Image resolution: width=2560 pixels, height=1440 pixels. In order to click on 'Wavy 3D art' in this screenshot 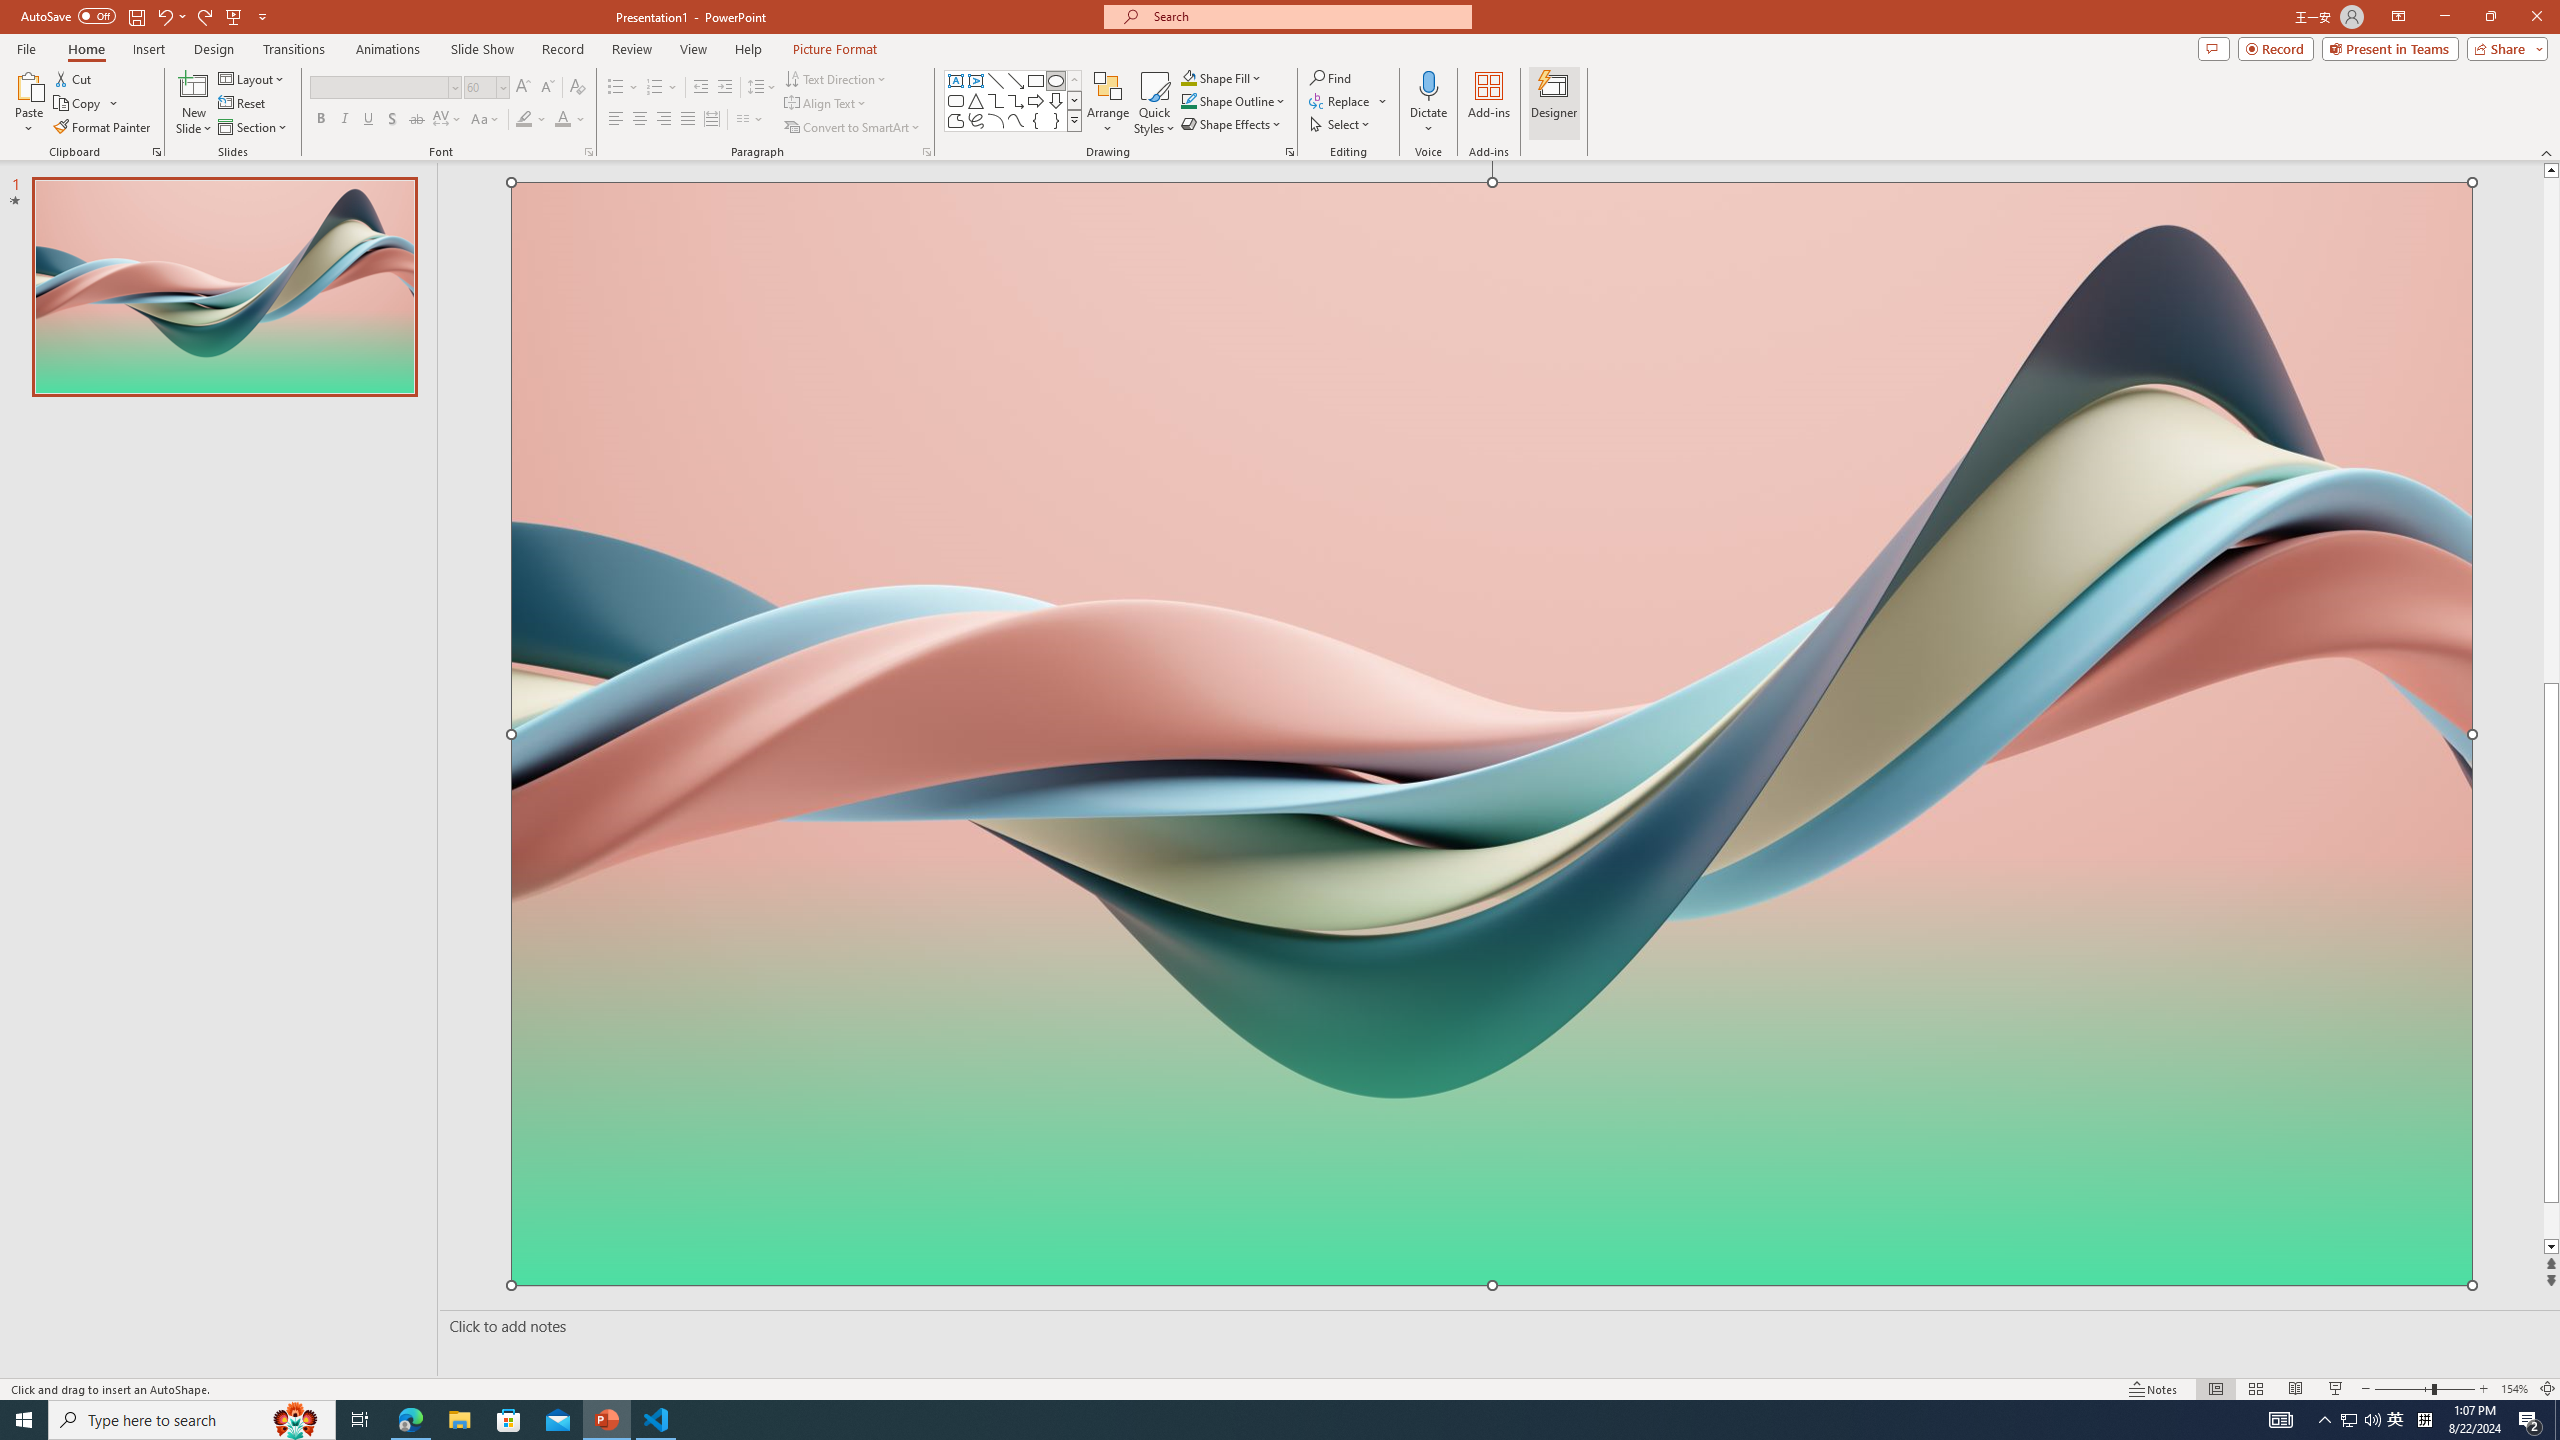, I will do `click(1491, 732)`.